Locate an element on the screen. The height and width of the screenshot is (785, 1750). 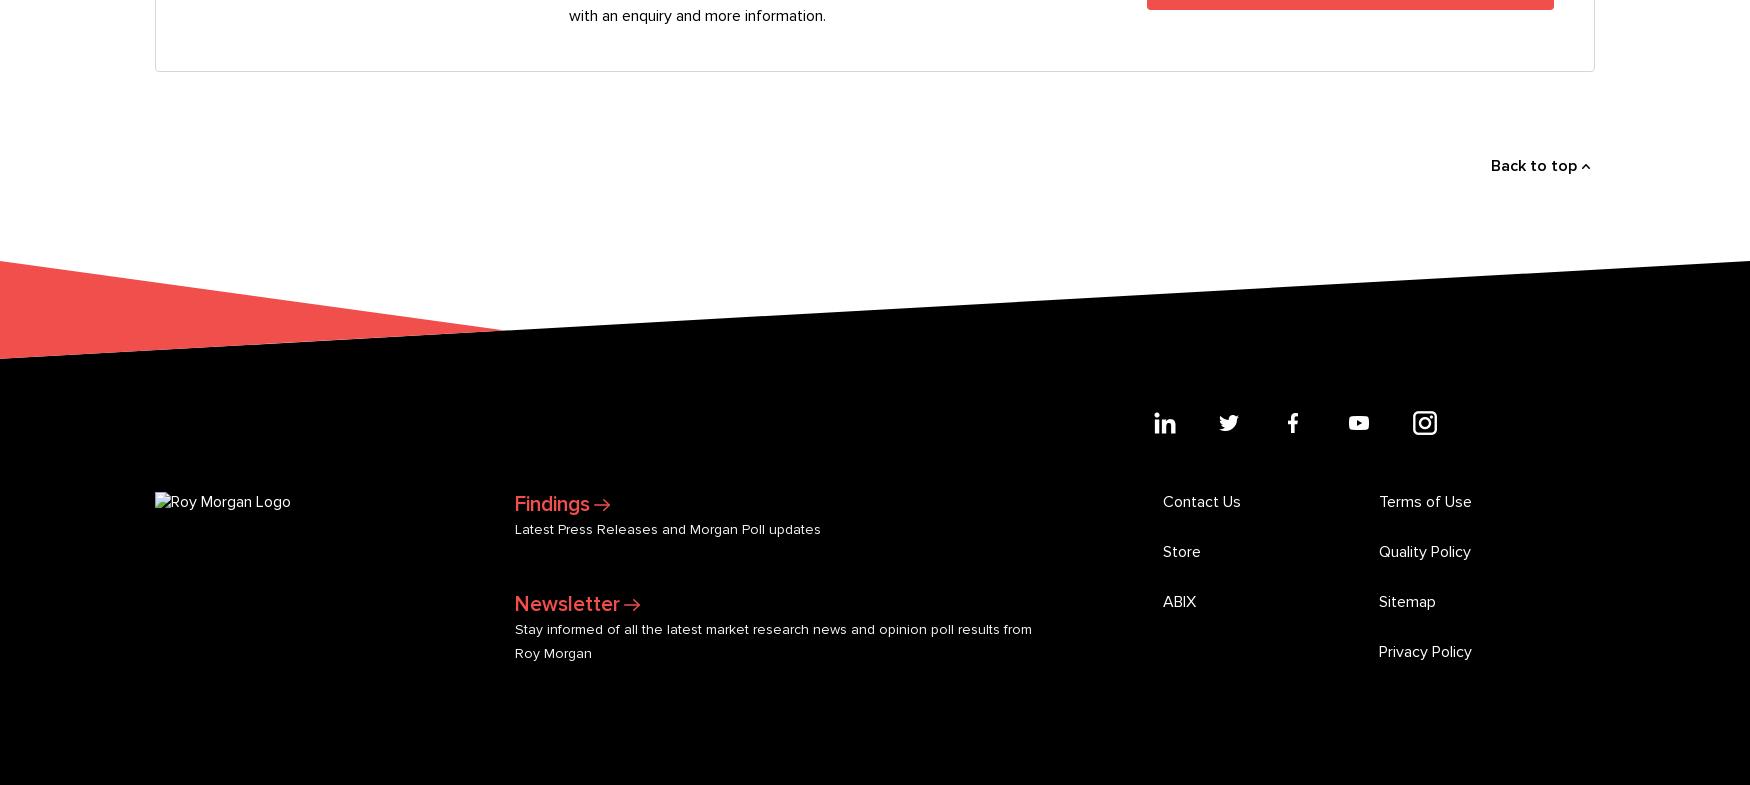
'Latest Press Releases and Morgan Poll updates' is located at coordinates (666, 190).